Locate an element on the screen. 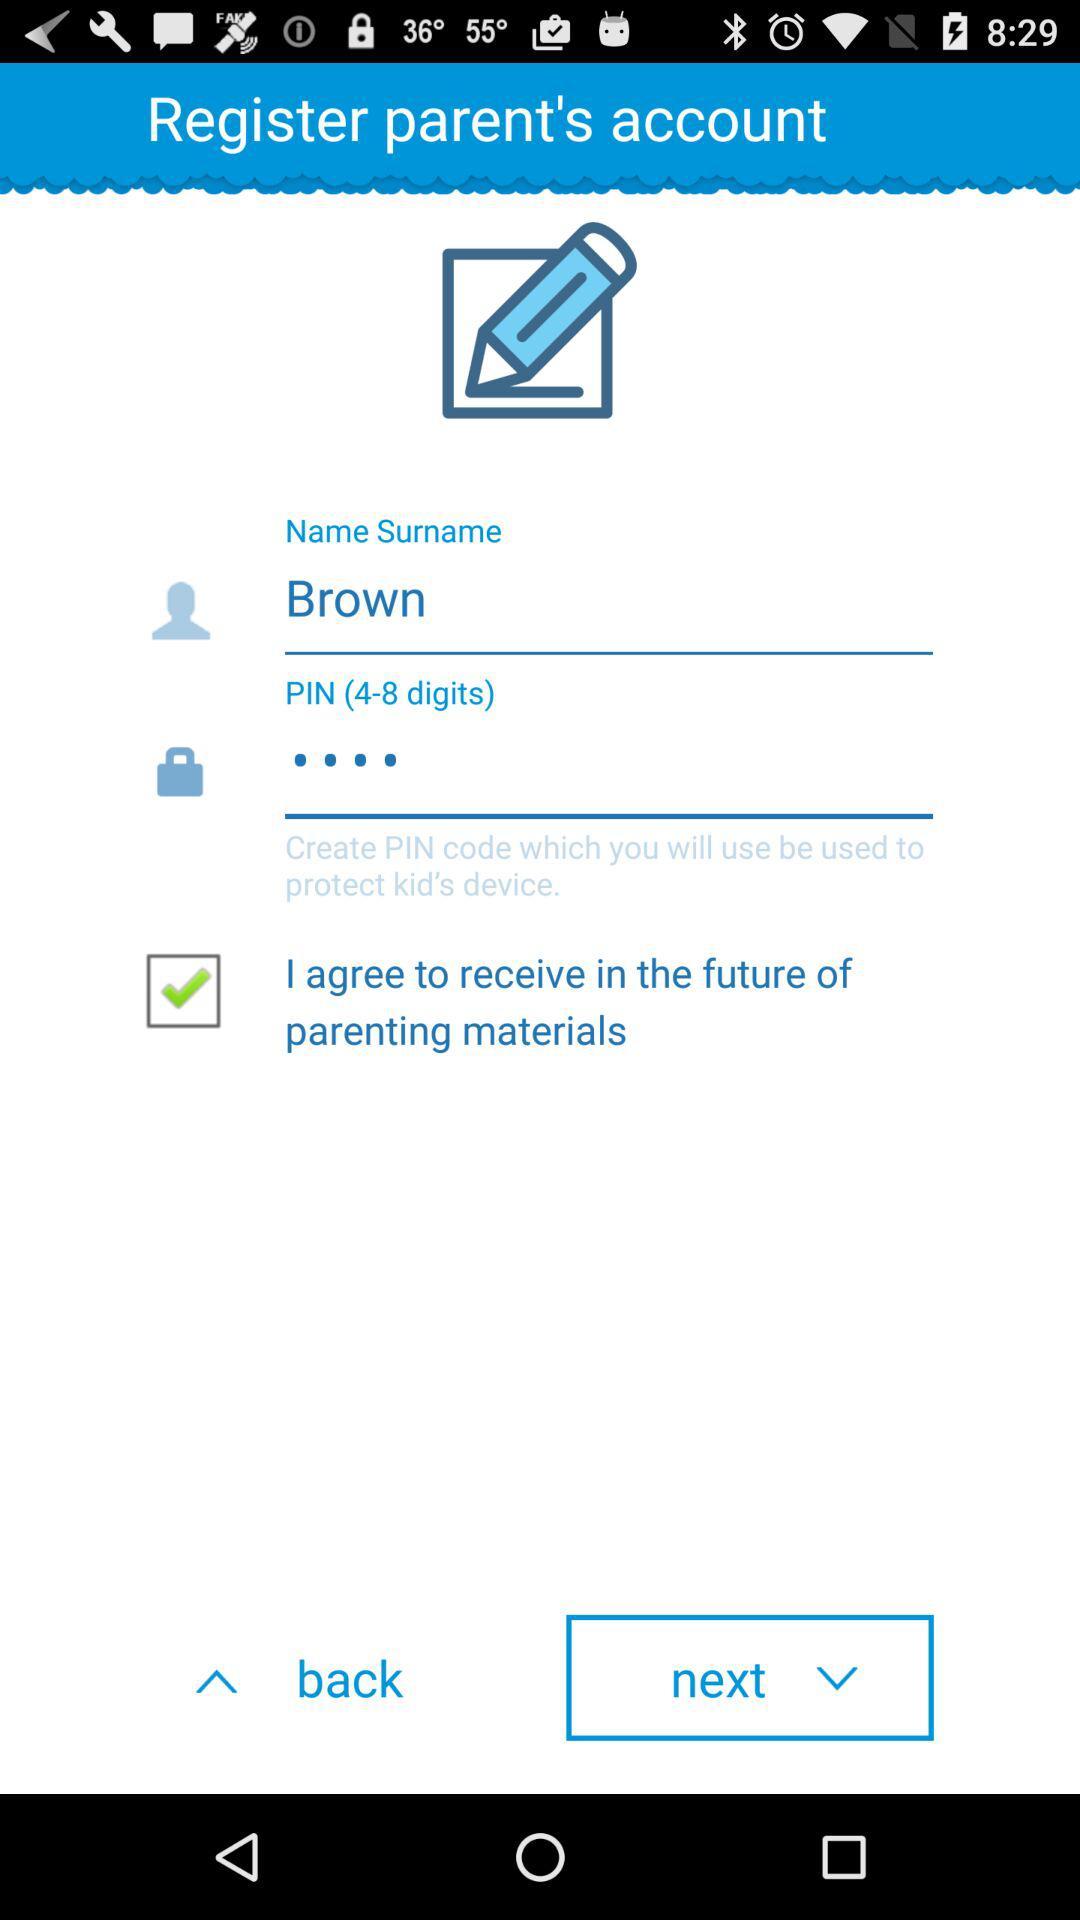 The image size is (1080, 1920). item below brown item is located at coordinates (538, 789).